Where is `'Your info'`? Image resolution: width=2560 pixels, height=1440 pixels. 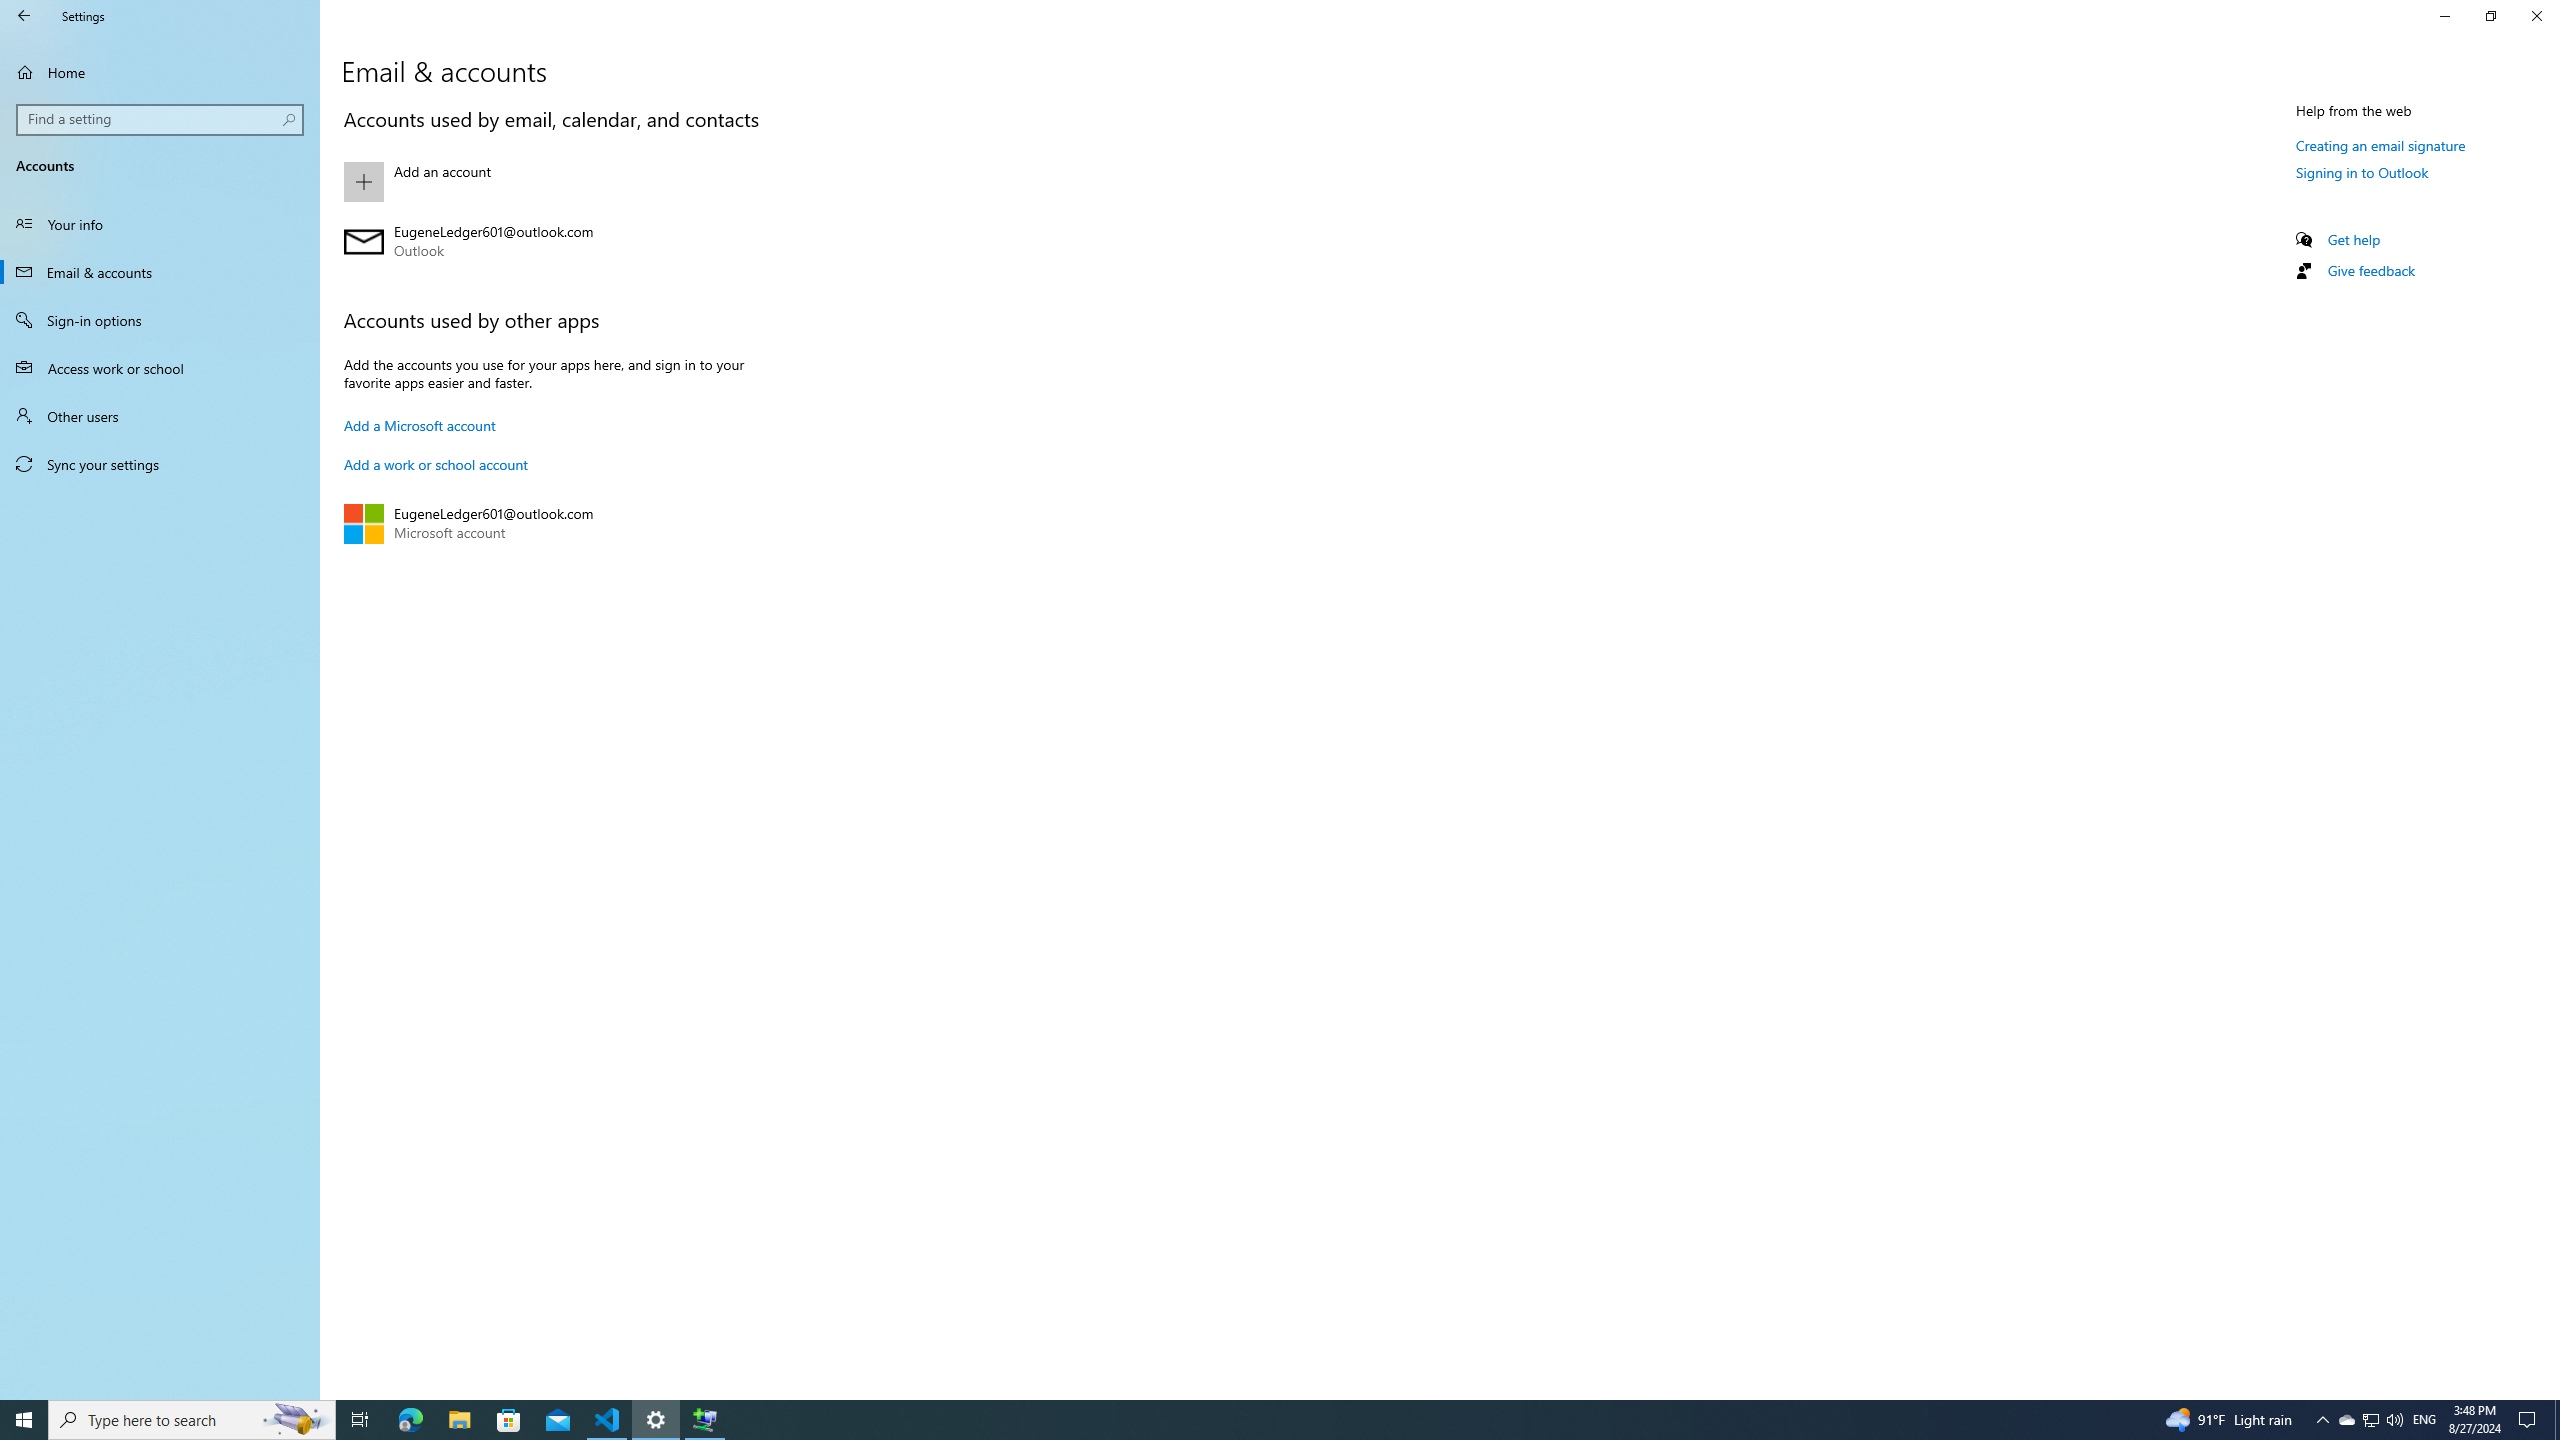 'Your info' is located at coordinates (159, 222).